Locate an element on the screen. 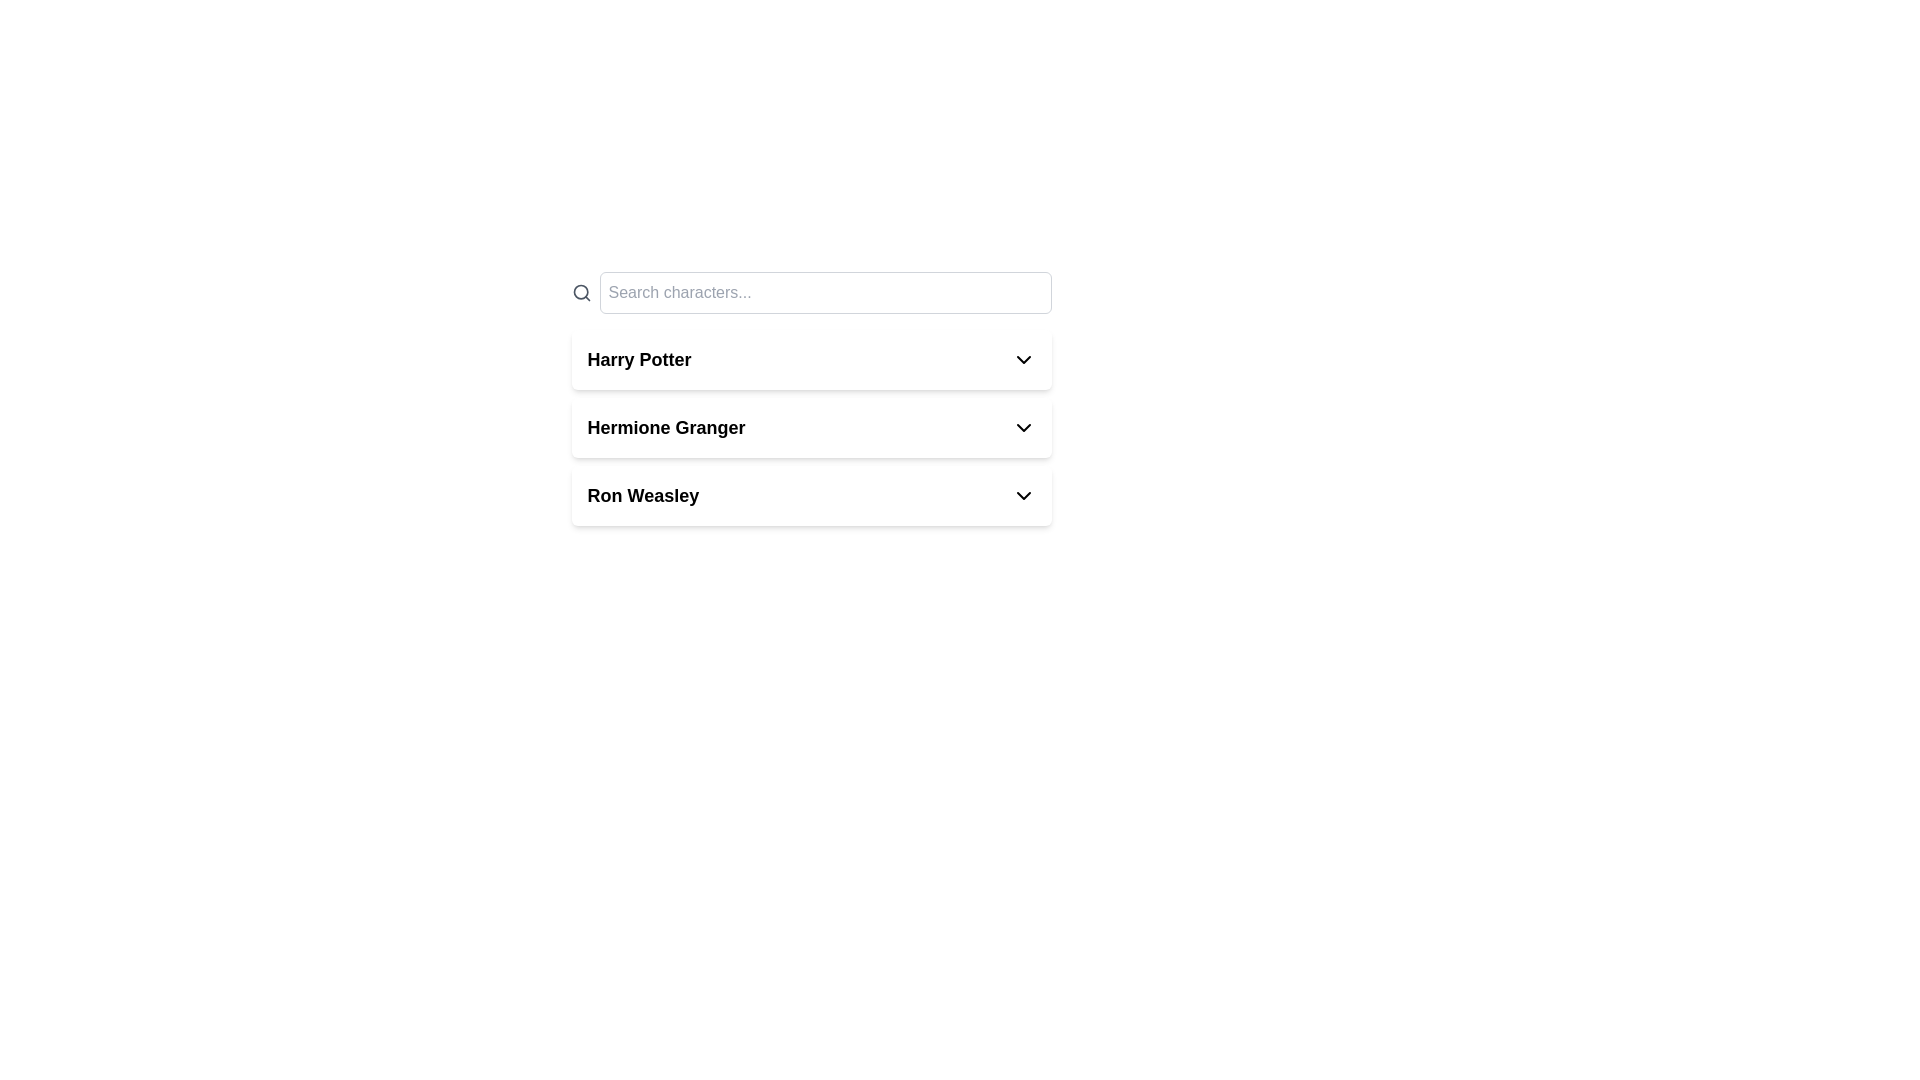 The height and width of the screenshot is (1080, 1920). the text label that indicates a distinct item or category, positioned below 'Hermione Granger' and above other elements in the list is located at coordinates (643, 495).